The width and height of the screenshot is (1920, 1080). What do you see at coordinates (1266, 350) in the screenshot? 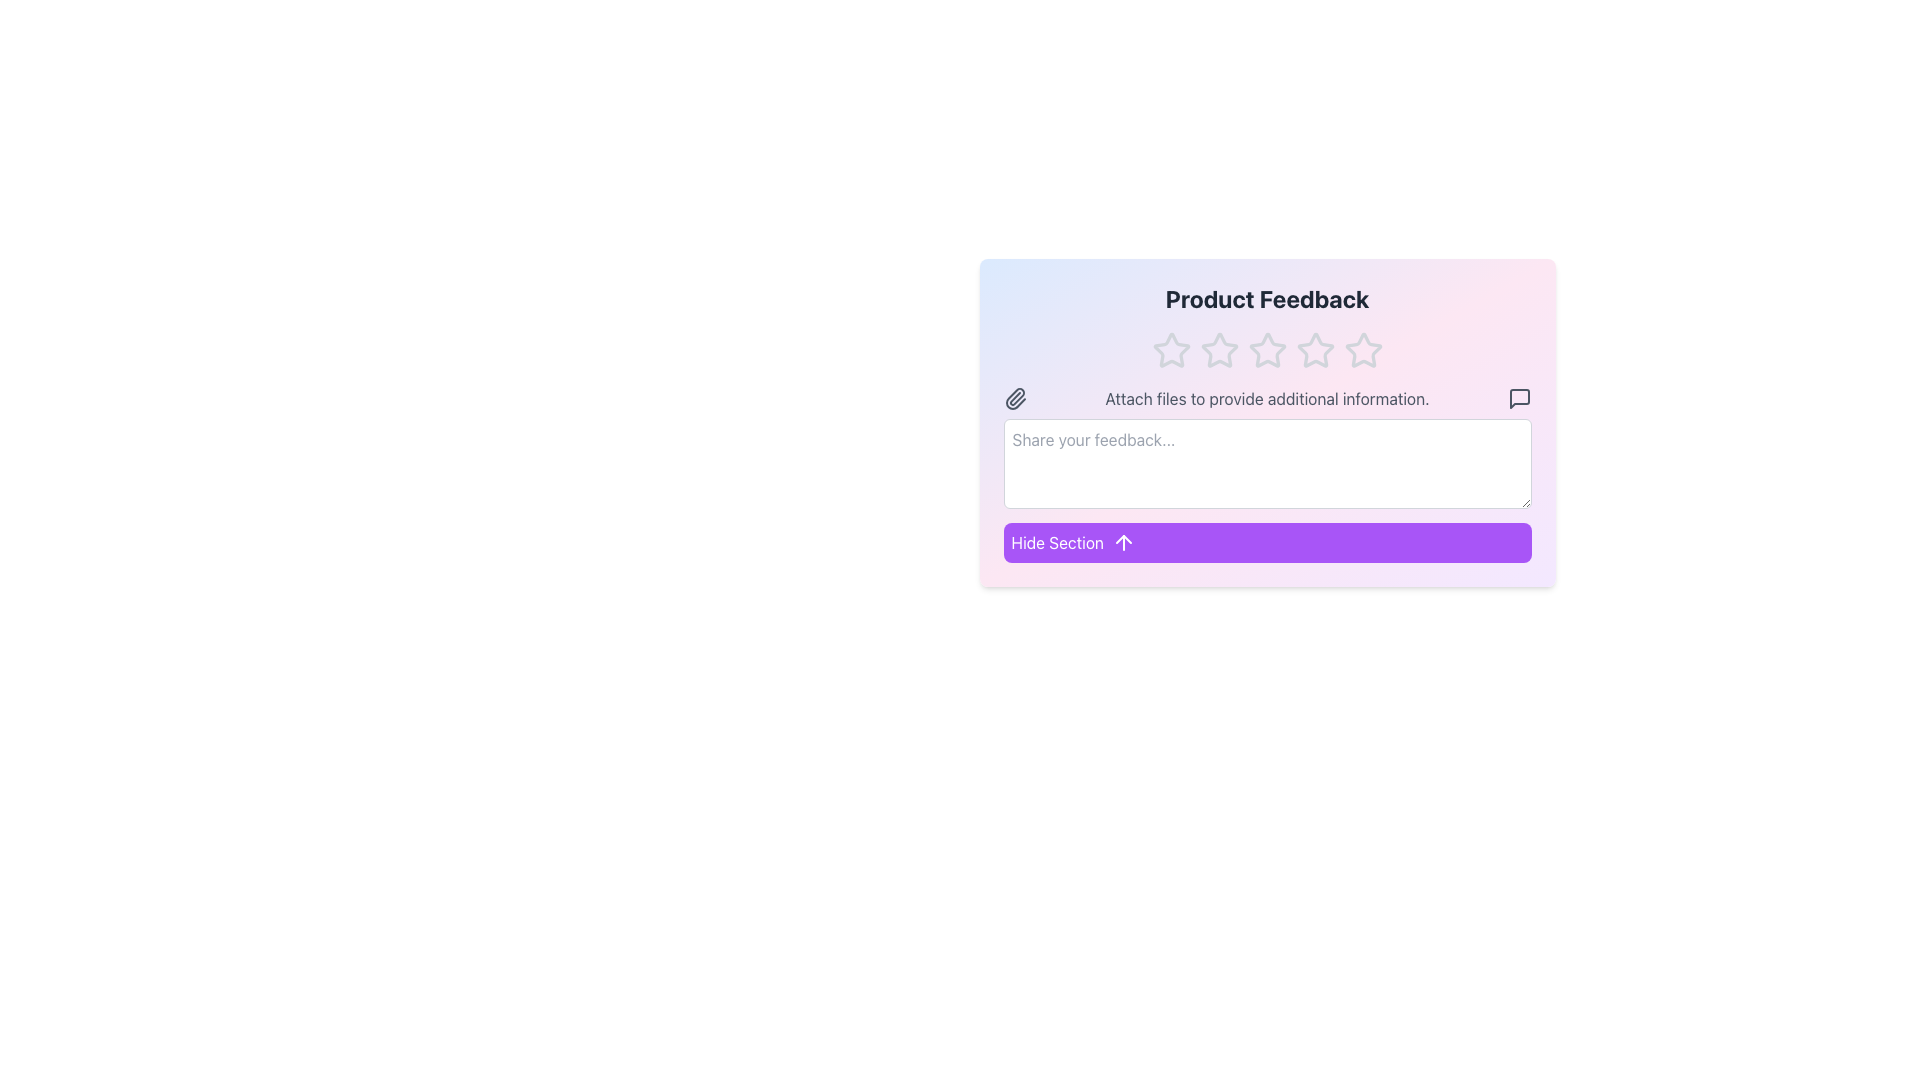
I see `the fourth star icon in the horizontal group of five gray outlined stars in the 'Product Feedback' modal` at bounding box center [1266, 350].